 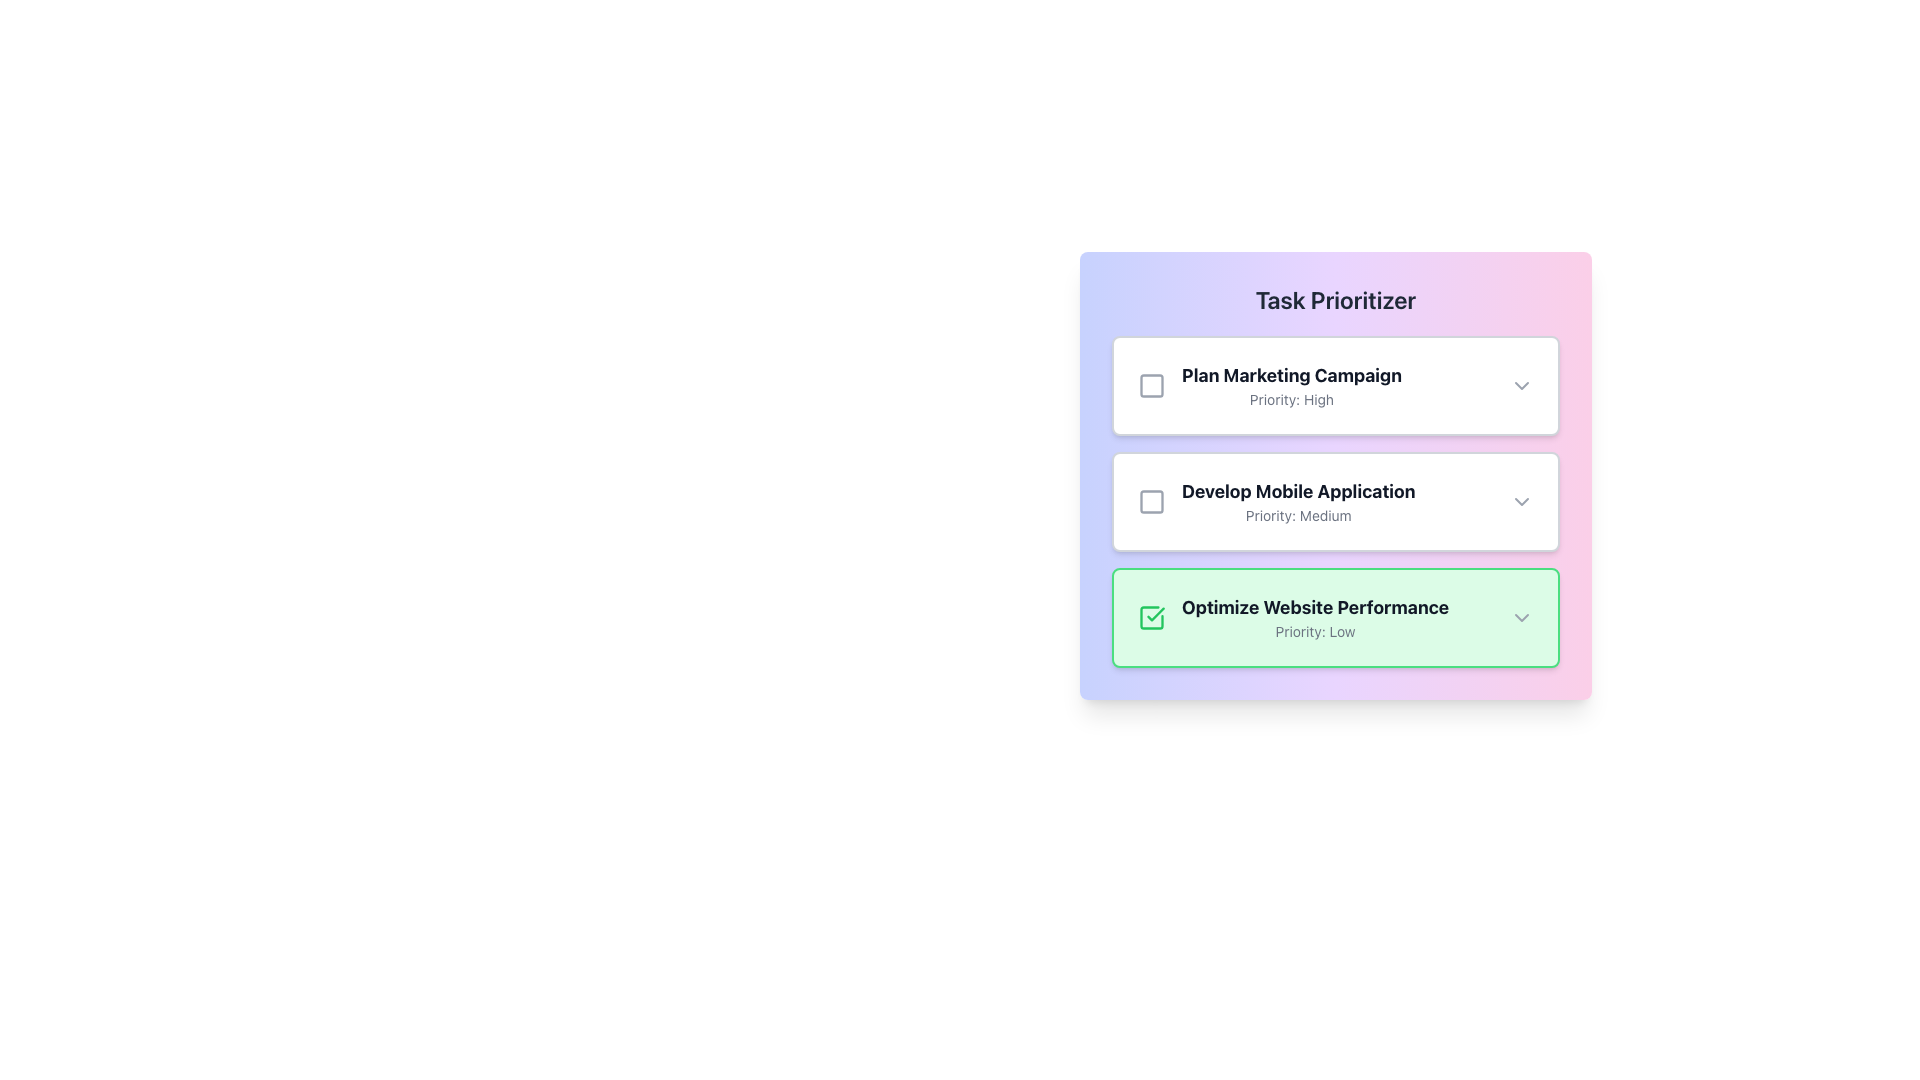 I want to click on to select the task represented by the third card in a vertical stack of cards, which denotes a task with its priority level, so click(x=1335, y=616).